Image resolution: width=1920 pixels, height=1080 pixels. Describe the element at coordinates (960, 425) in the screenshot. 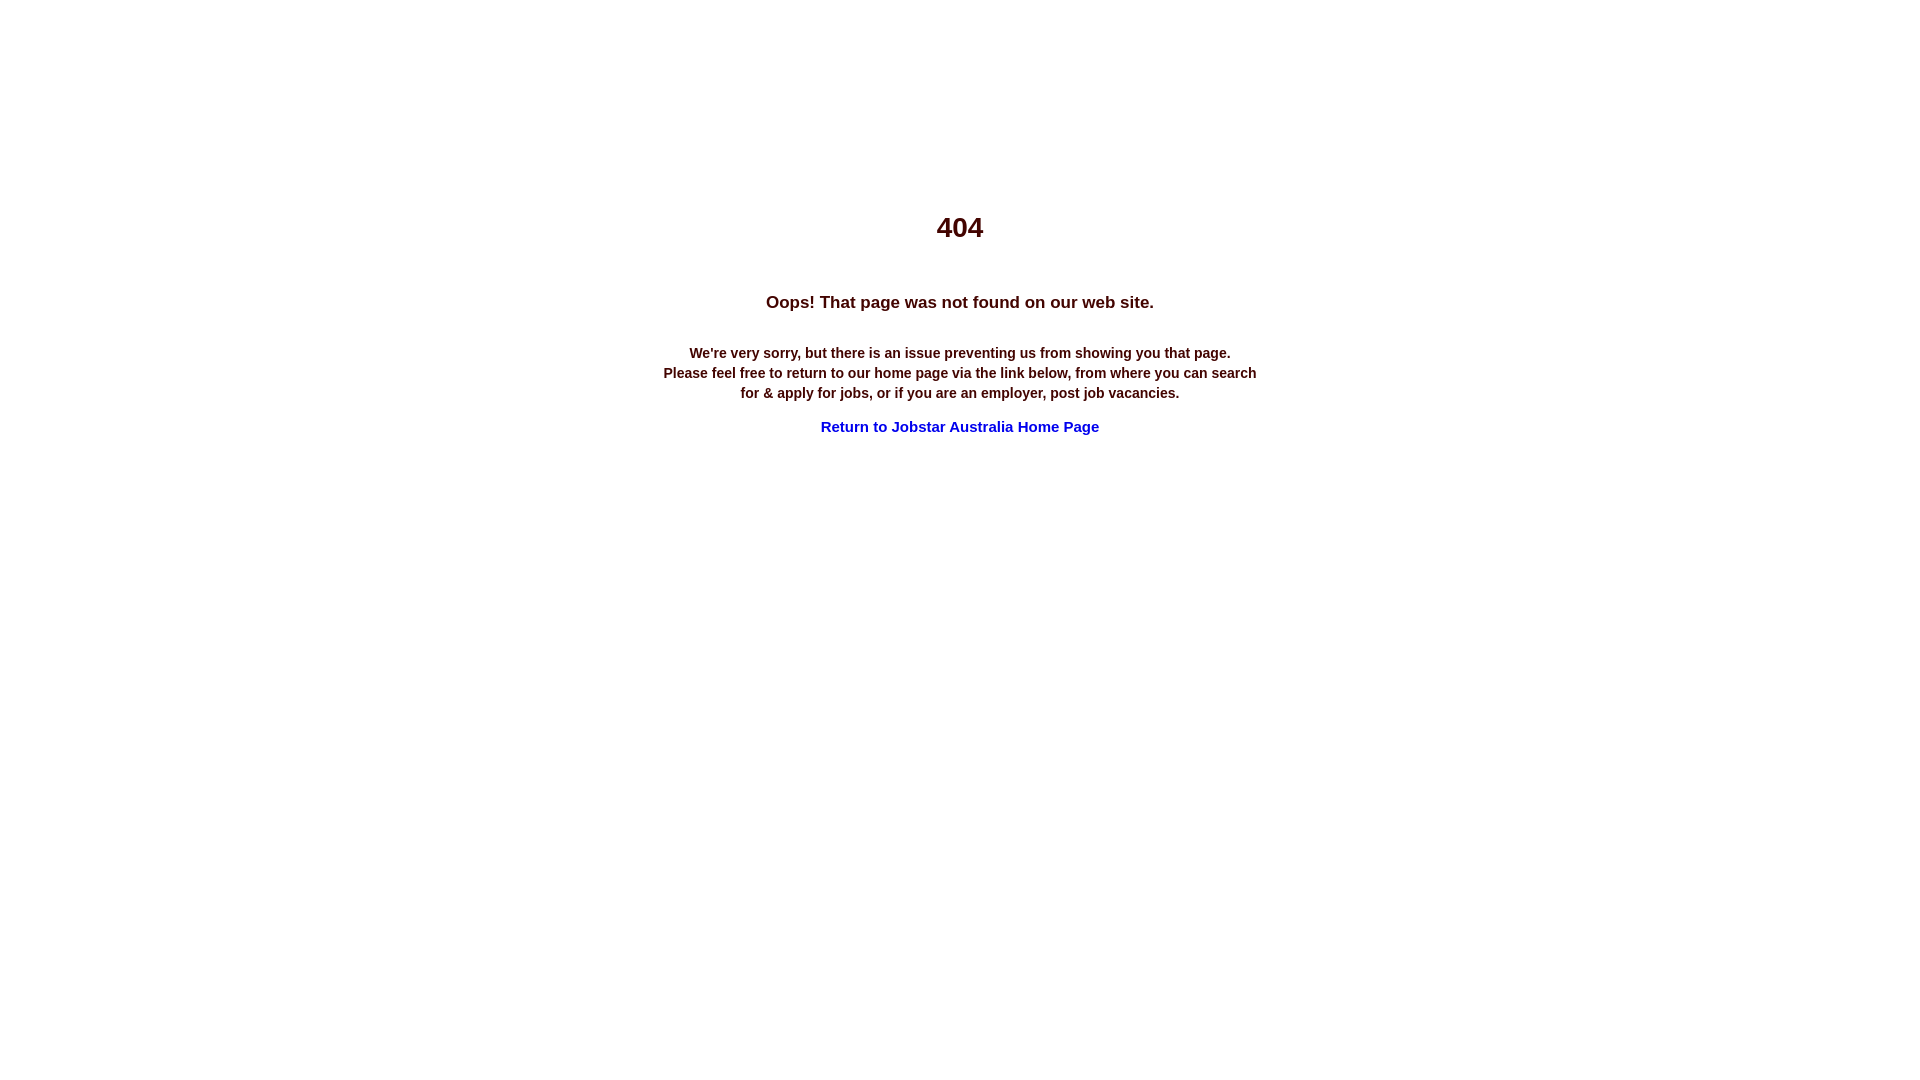

I see `'Return to Jobstar Australia Home Page'` at that location.